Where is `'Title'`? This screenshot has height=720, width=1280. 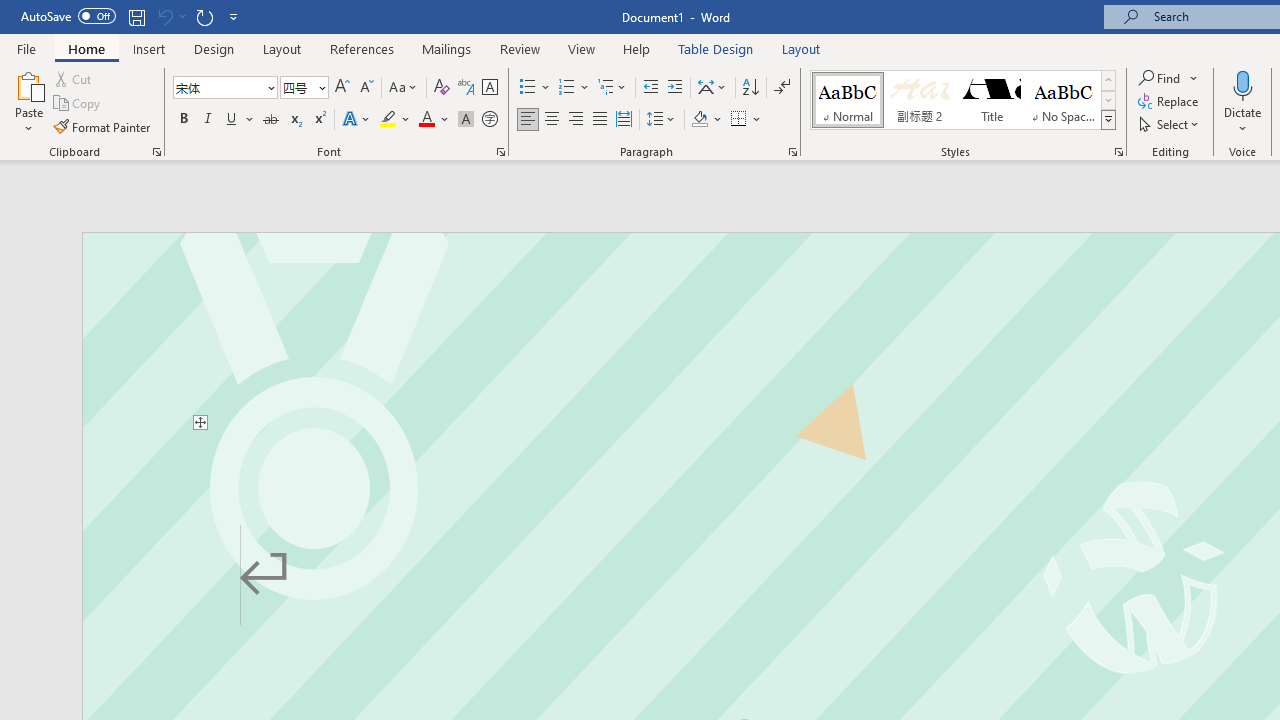 'Title' is located at coordinates (992, 100).